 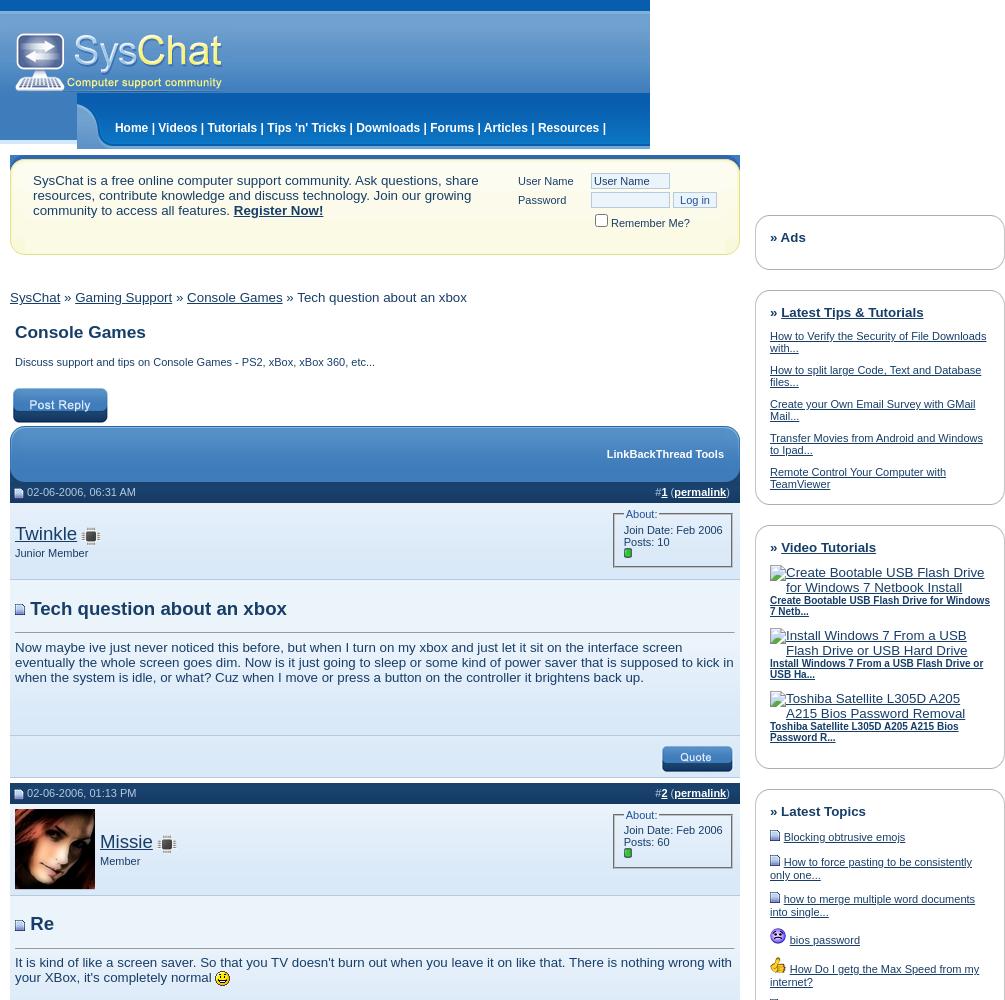 I want to click on 'Forums', so click(x=452, y=128).